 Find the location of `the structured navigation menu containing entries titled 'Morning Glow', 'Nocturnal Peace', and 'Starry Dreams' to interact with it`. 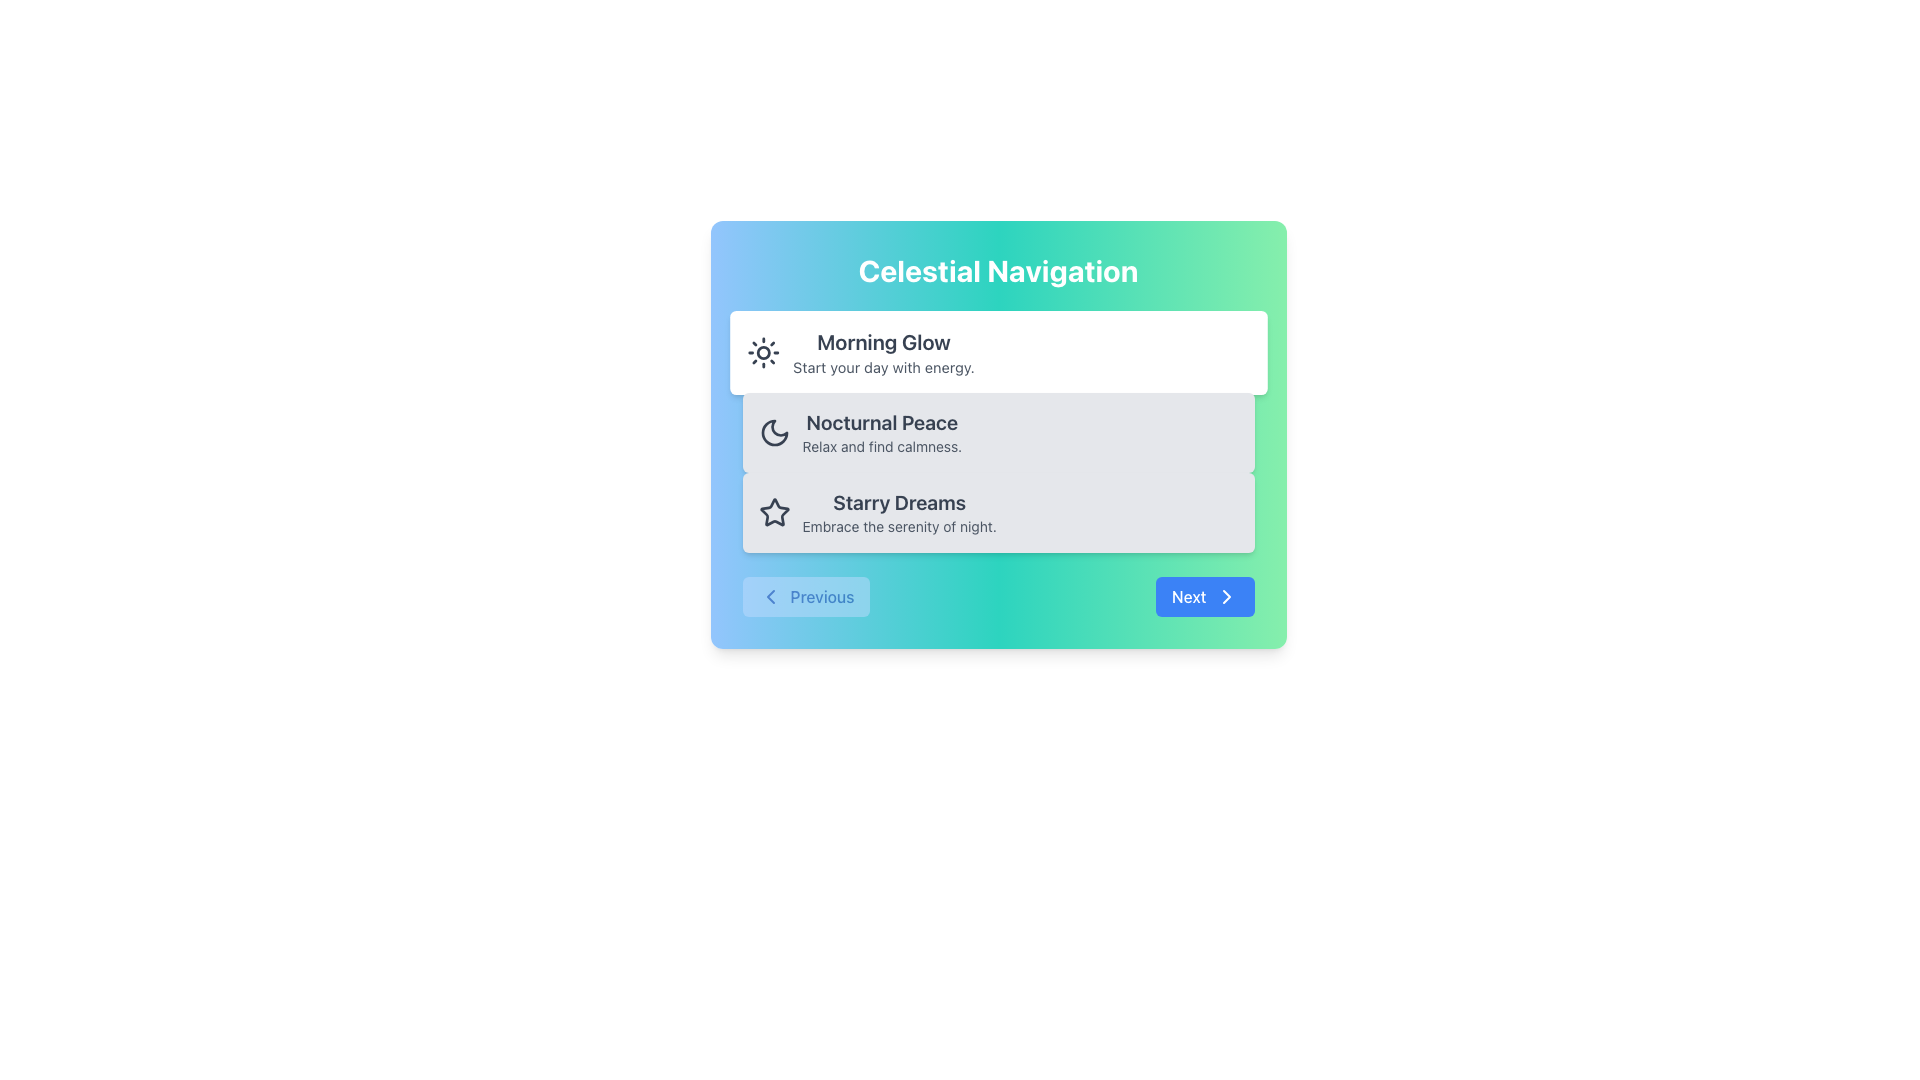

the structured navigation menu containing entries titled 'Morning Glow', 'Nocturnal Peace', and 'Starry Dreams' to interact with it is located at coordinates (998, 431).